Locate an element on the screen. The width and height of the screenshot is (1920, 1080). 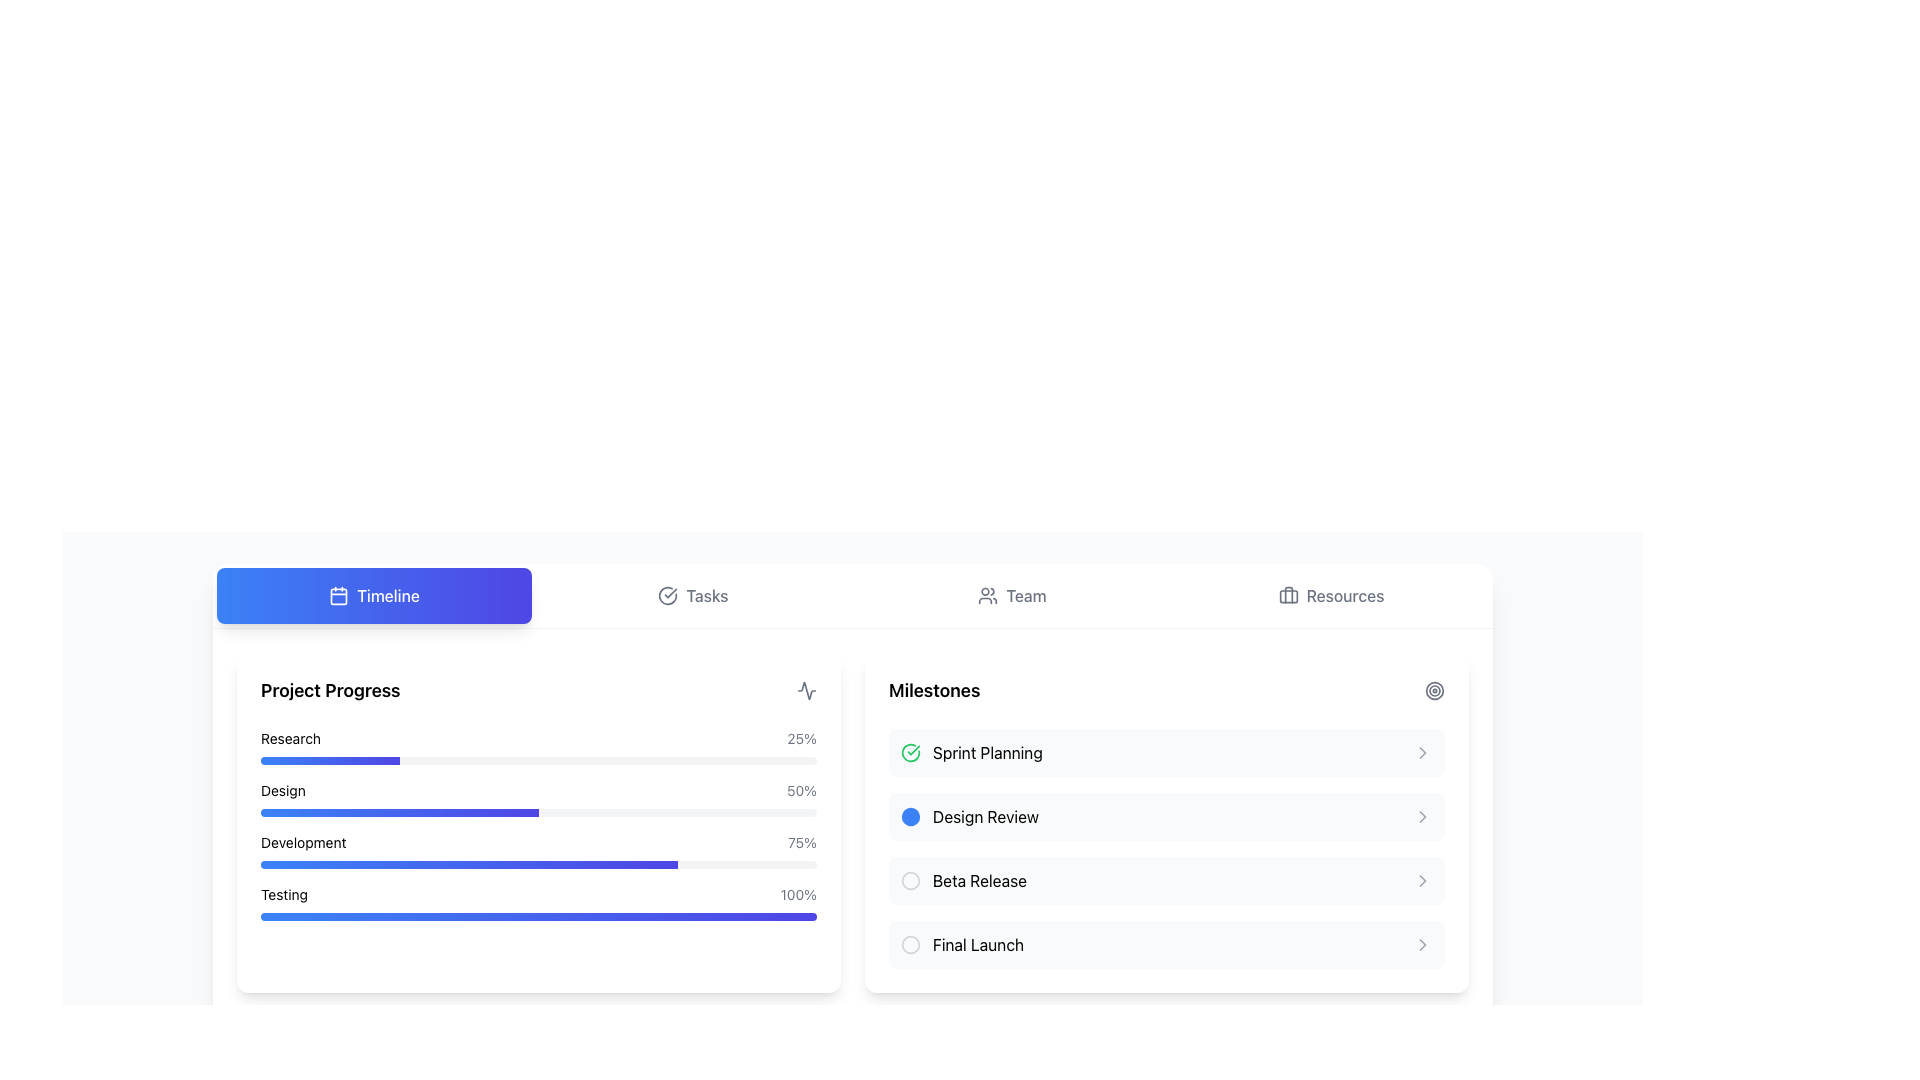
the text label displaying 'Sprint Planning' in the 'Milestones' section, which is the first entry in the list is located at coordinates (987, 752).